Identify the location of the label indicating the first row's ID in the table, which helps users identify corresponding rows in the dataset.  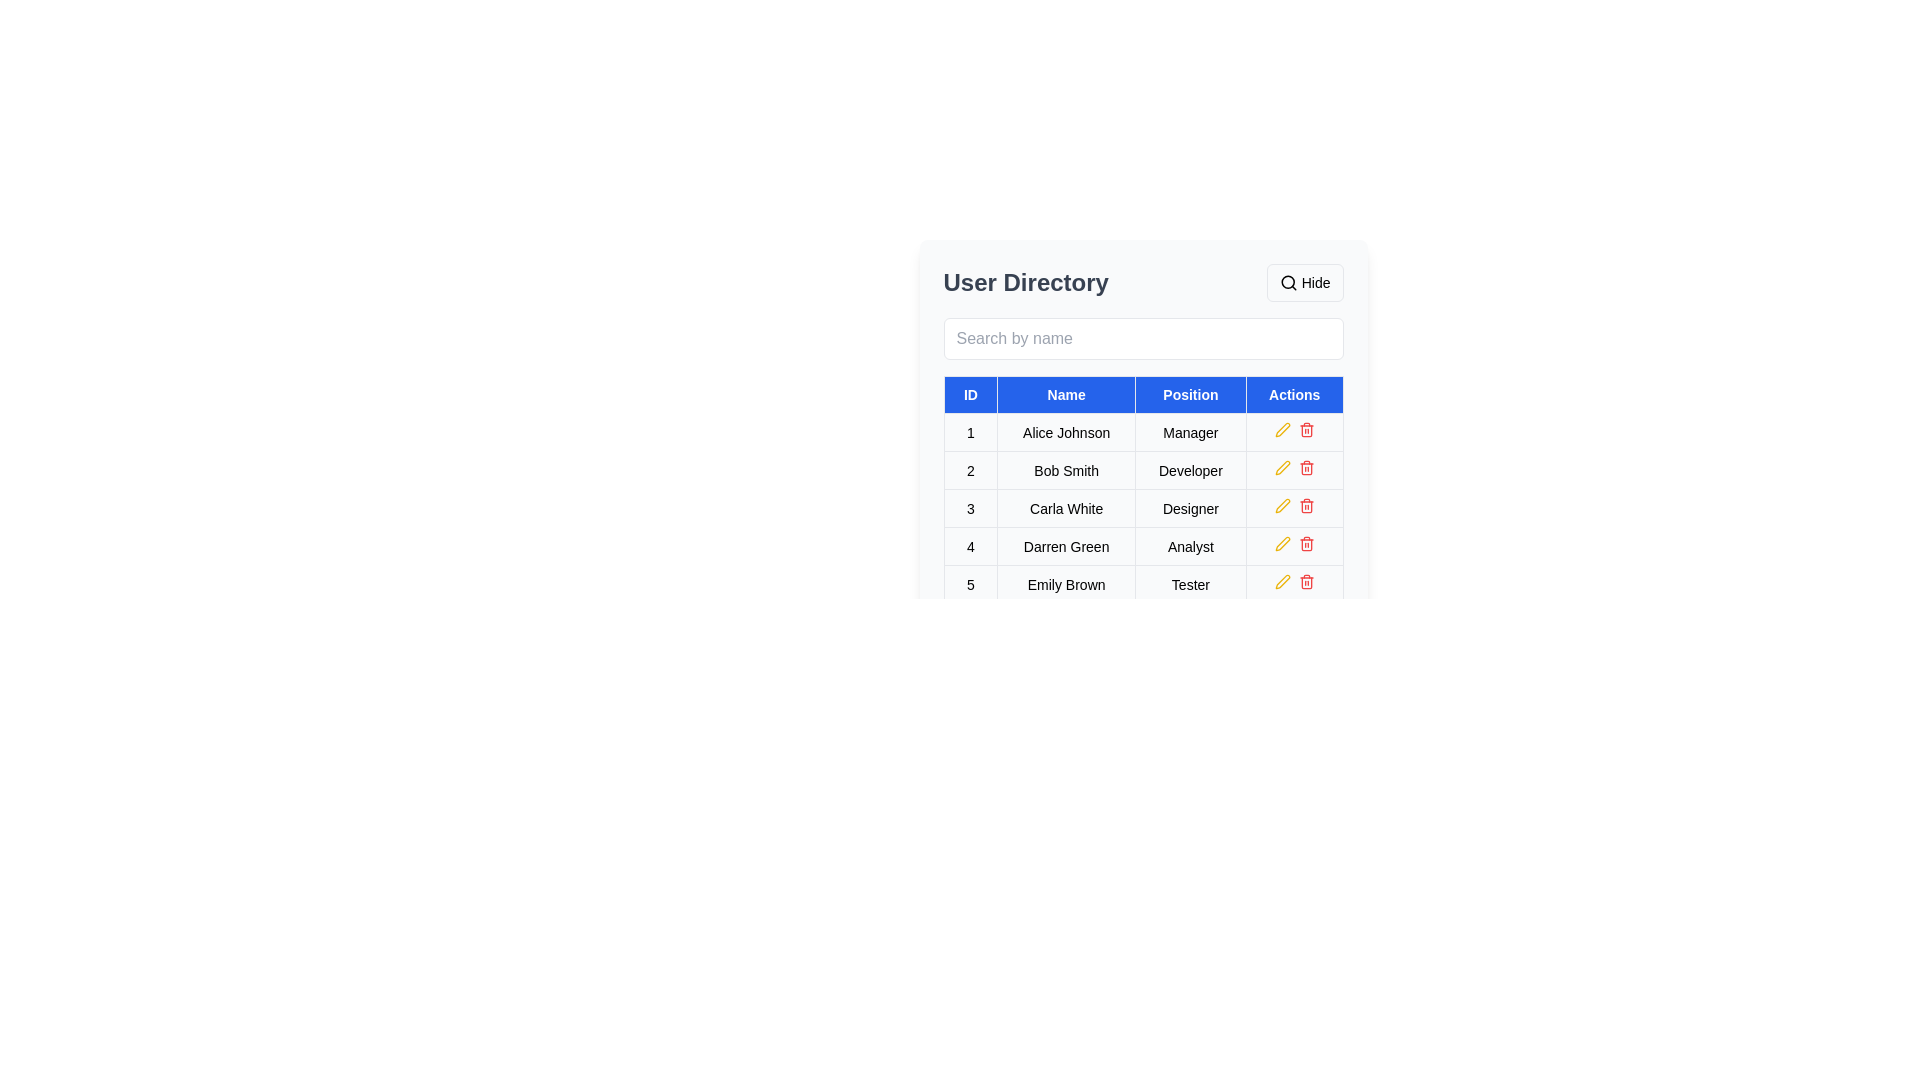
(970, 431).